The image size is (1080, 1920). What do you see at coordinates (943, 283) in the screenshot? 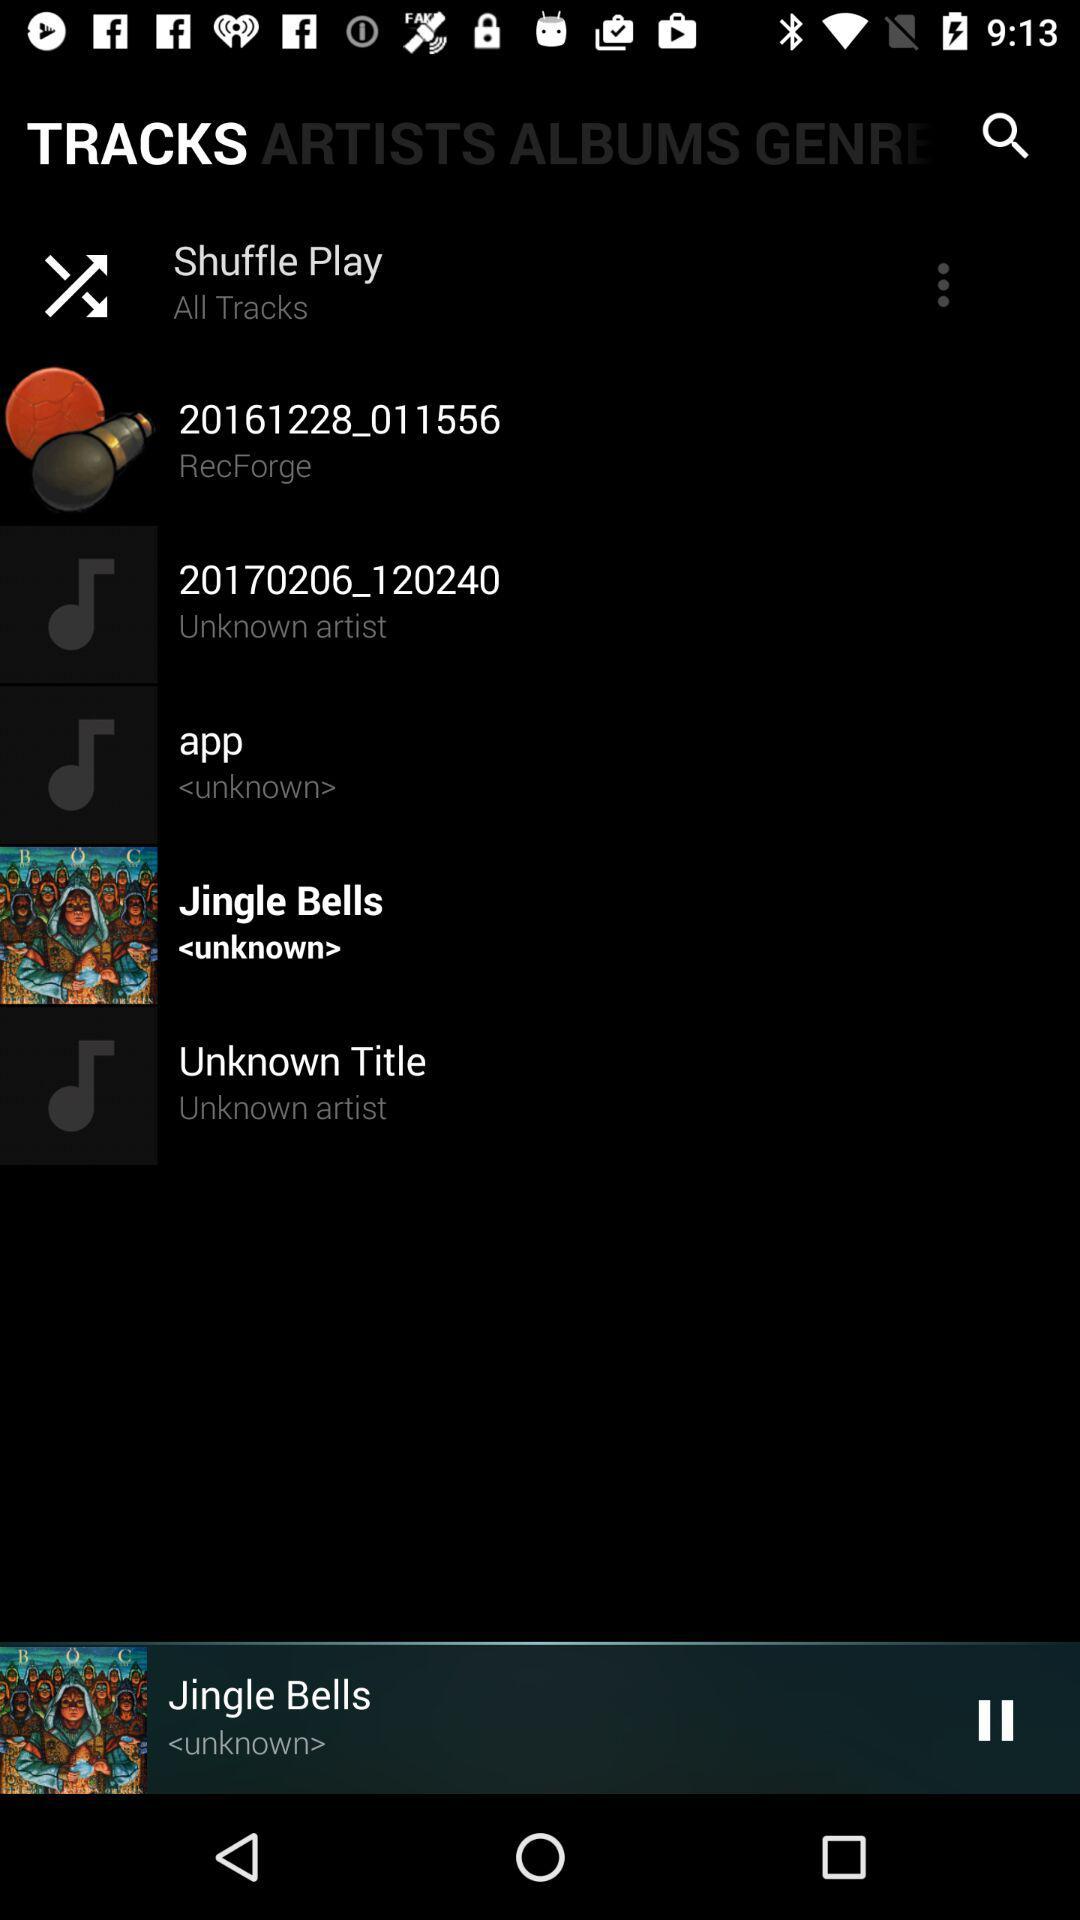
I see `more` at bounding box center [943, 283].